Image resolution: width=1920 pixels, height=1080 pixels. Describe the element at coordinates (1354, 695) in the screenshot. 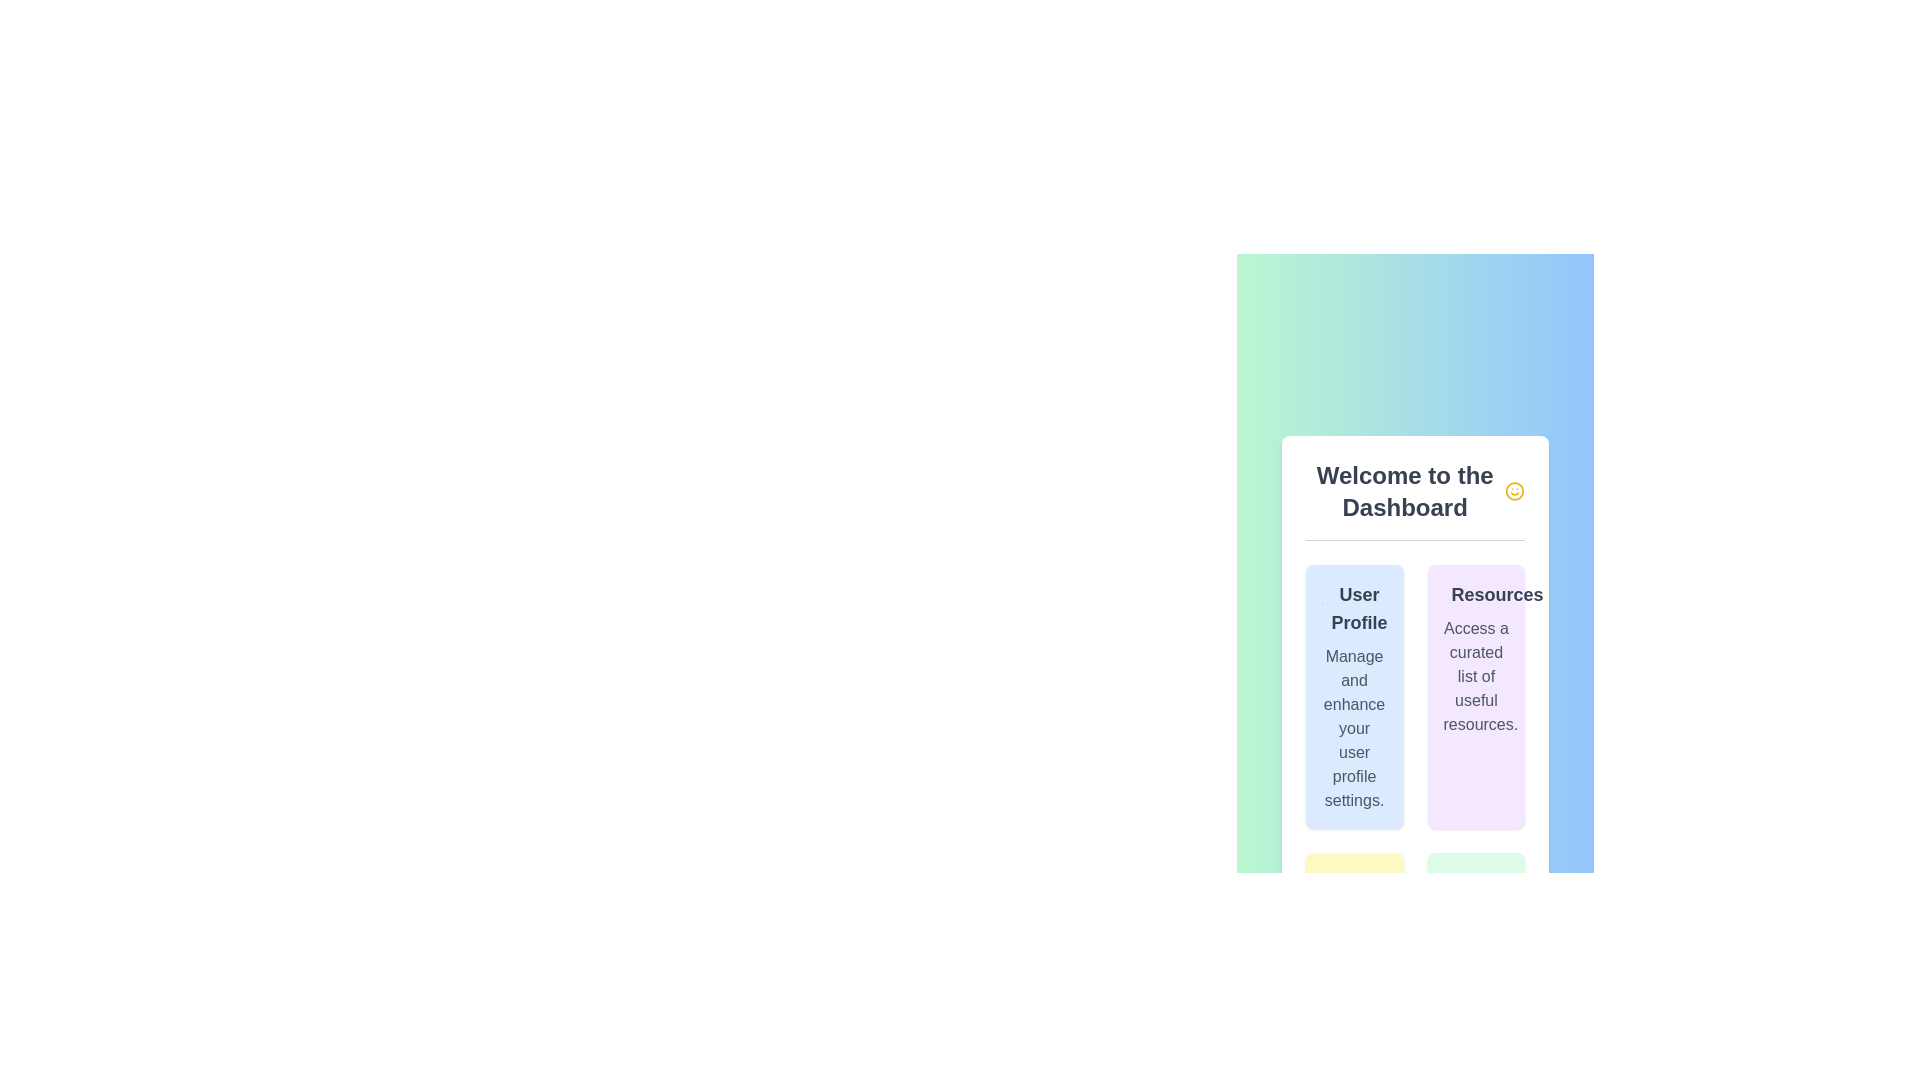

I see `descriptive text 'Manage and enhance your user profile settings.' from the informational card titled 'User Profile' with a light blue background located at the top-left corner of the grid` at that location.